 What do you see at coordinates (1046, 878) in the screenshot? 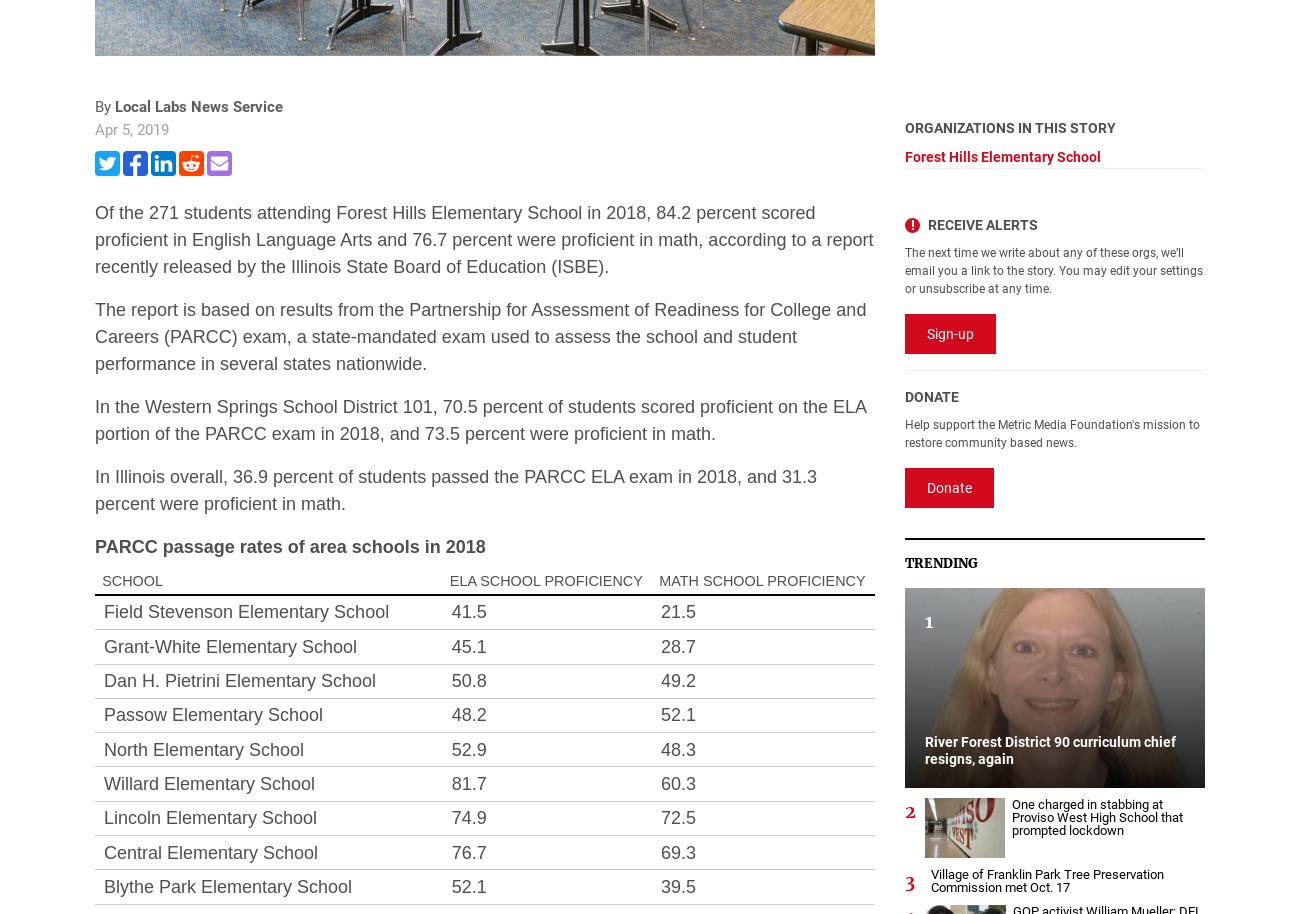
I see `'Village of Franklin Park Tree Preservation Commission met Oct. 17'` at bounding box center [1046, 878].